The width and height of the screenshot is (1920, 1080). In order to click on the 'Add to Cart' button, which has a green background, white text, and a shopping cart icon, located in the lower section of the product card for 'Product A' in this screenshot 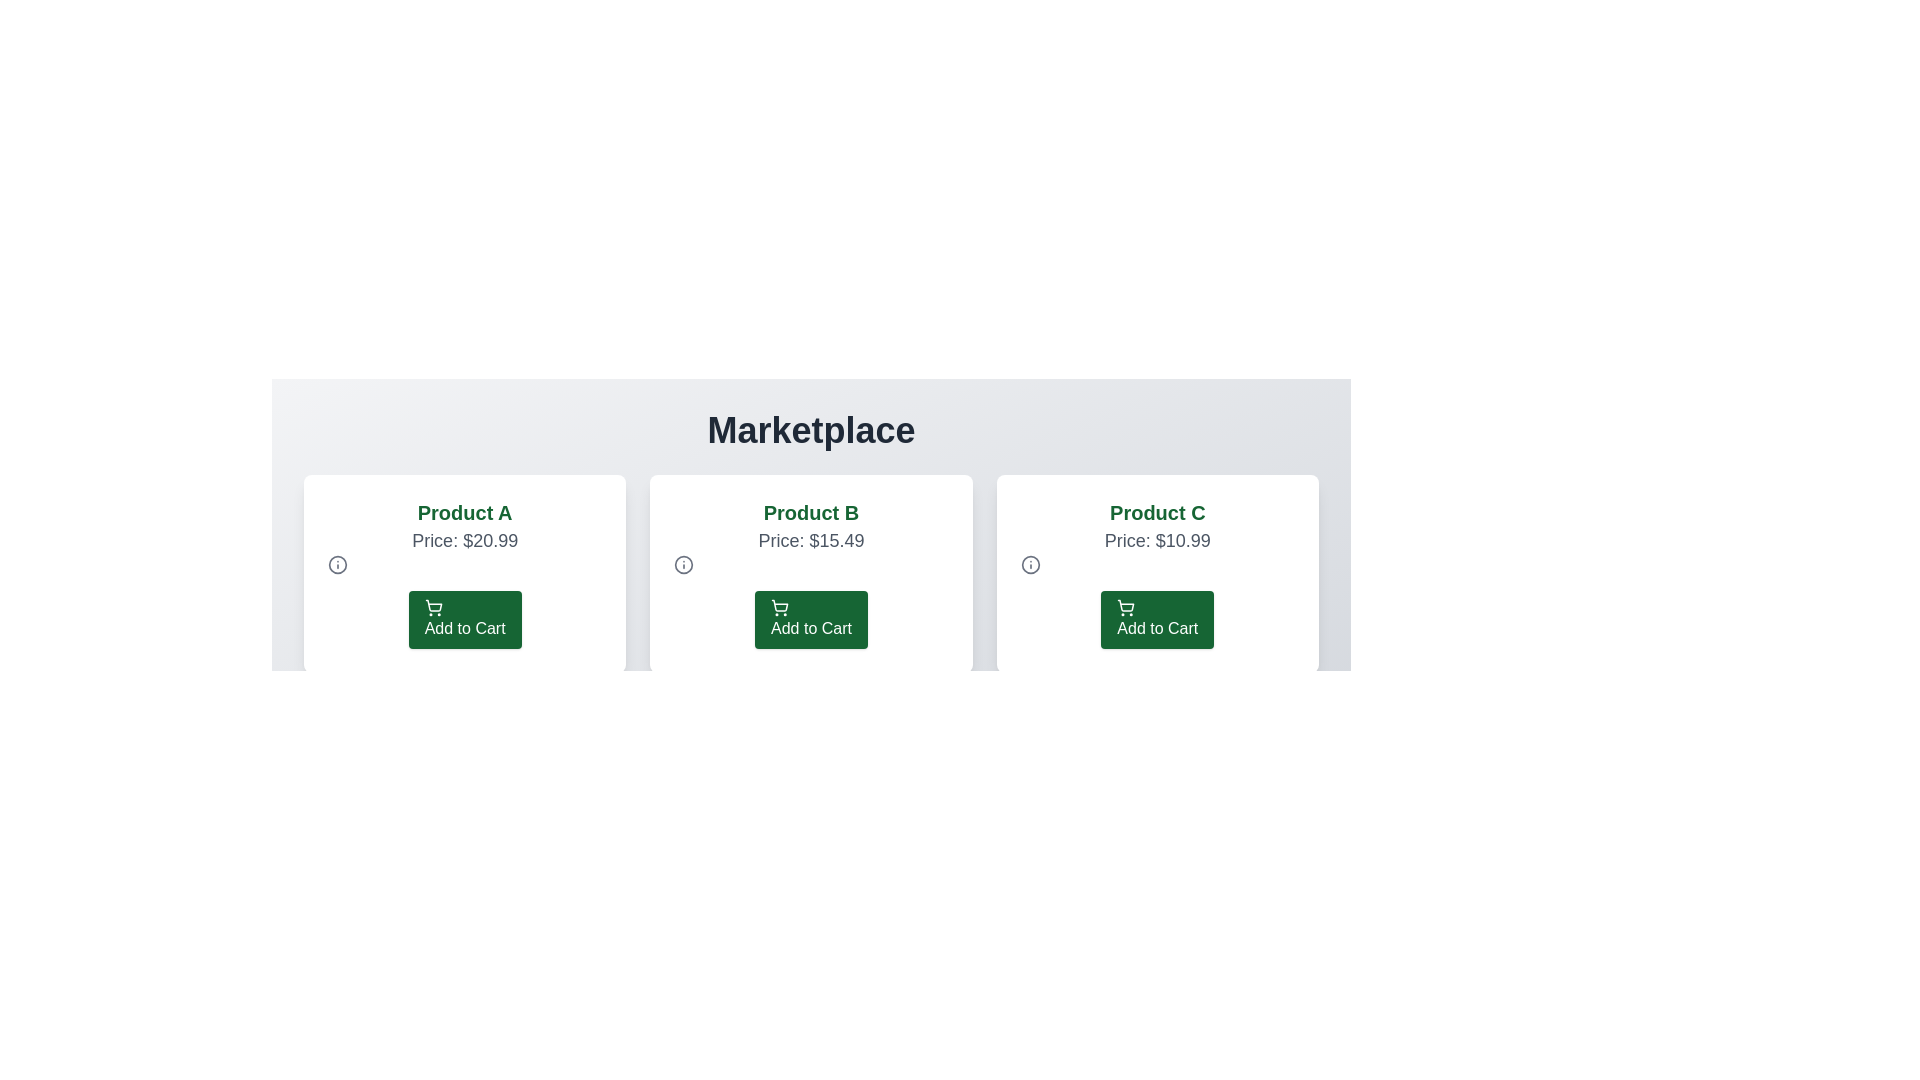, I will do `click(464, 619)`.